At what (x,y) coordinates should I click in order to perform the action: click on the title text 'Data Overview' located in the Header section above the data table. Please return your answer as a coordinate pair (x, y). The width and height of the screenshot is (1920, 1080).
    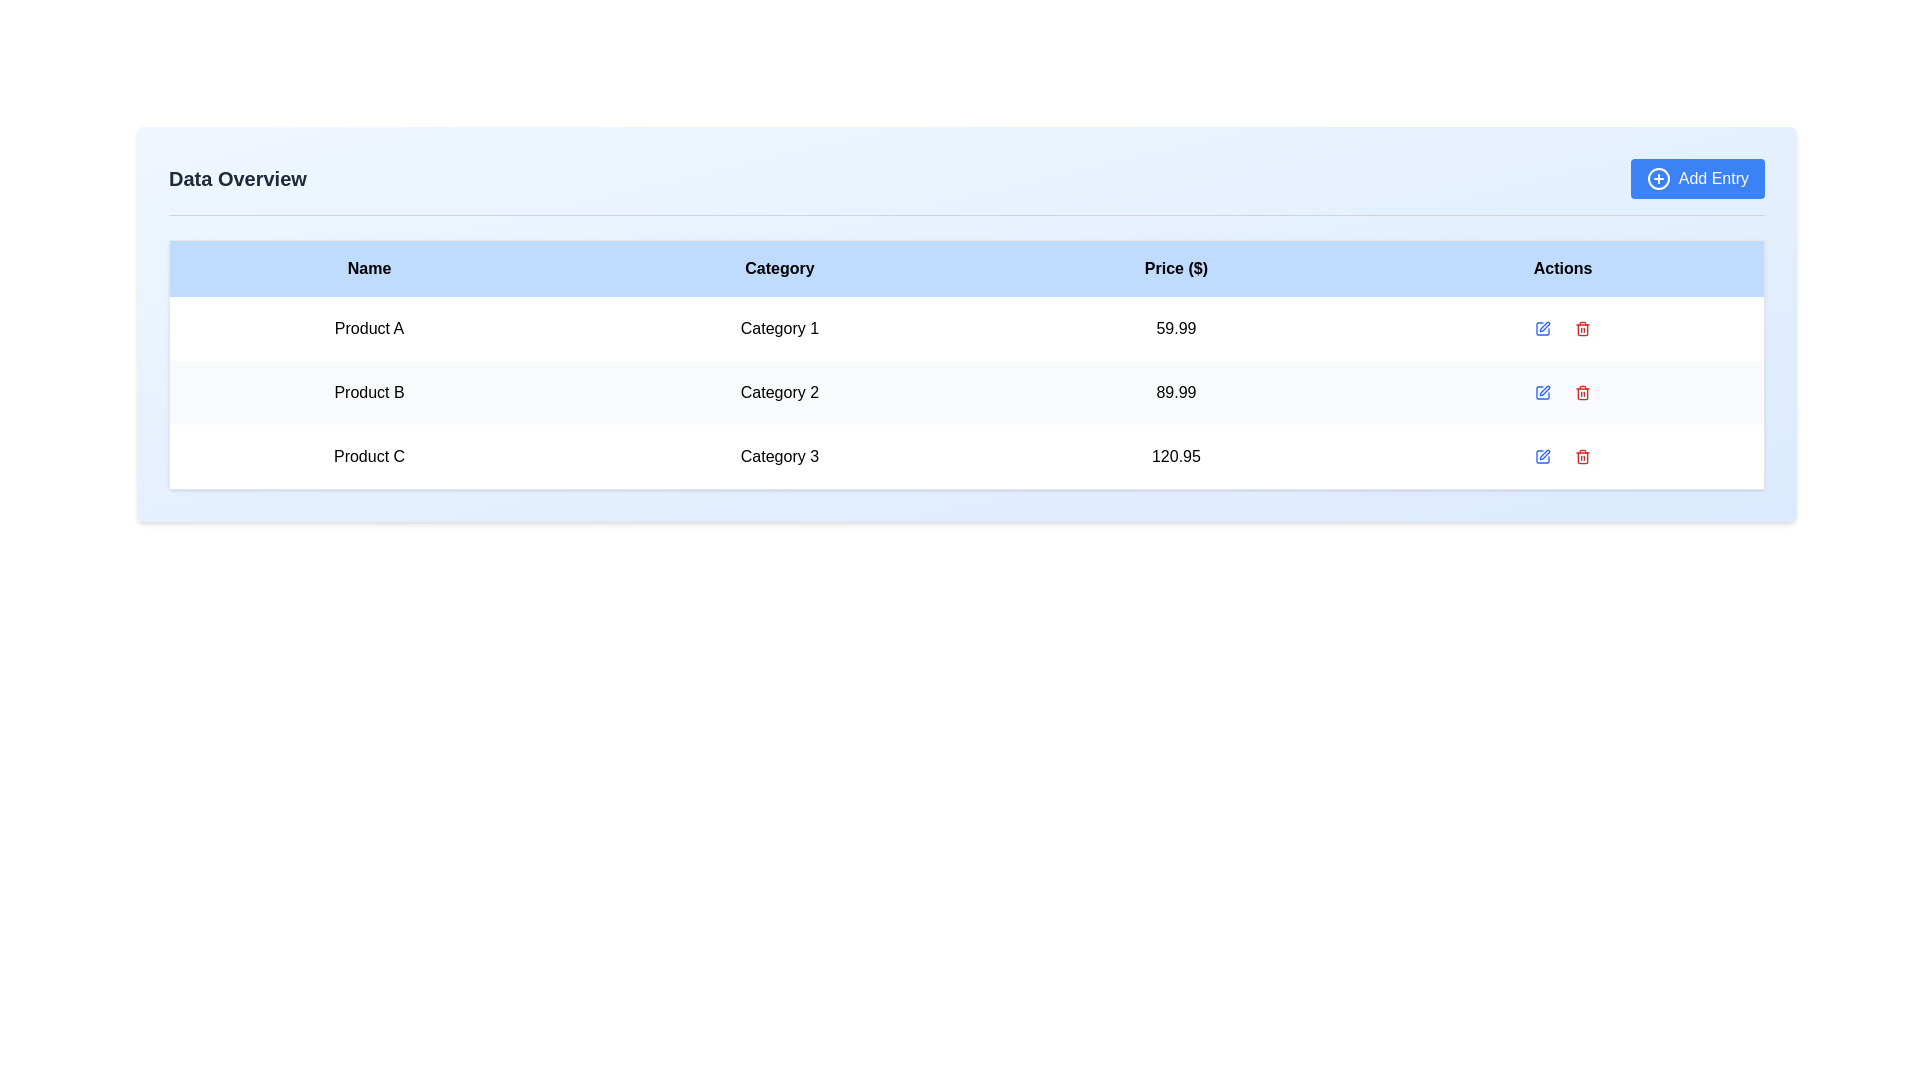
    Looking at the image, I should click on (966, 187).